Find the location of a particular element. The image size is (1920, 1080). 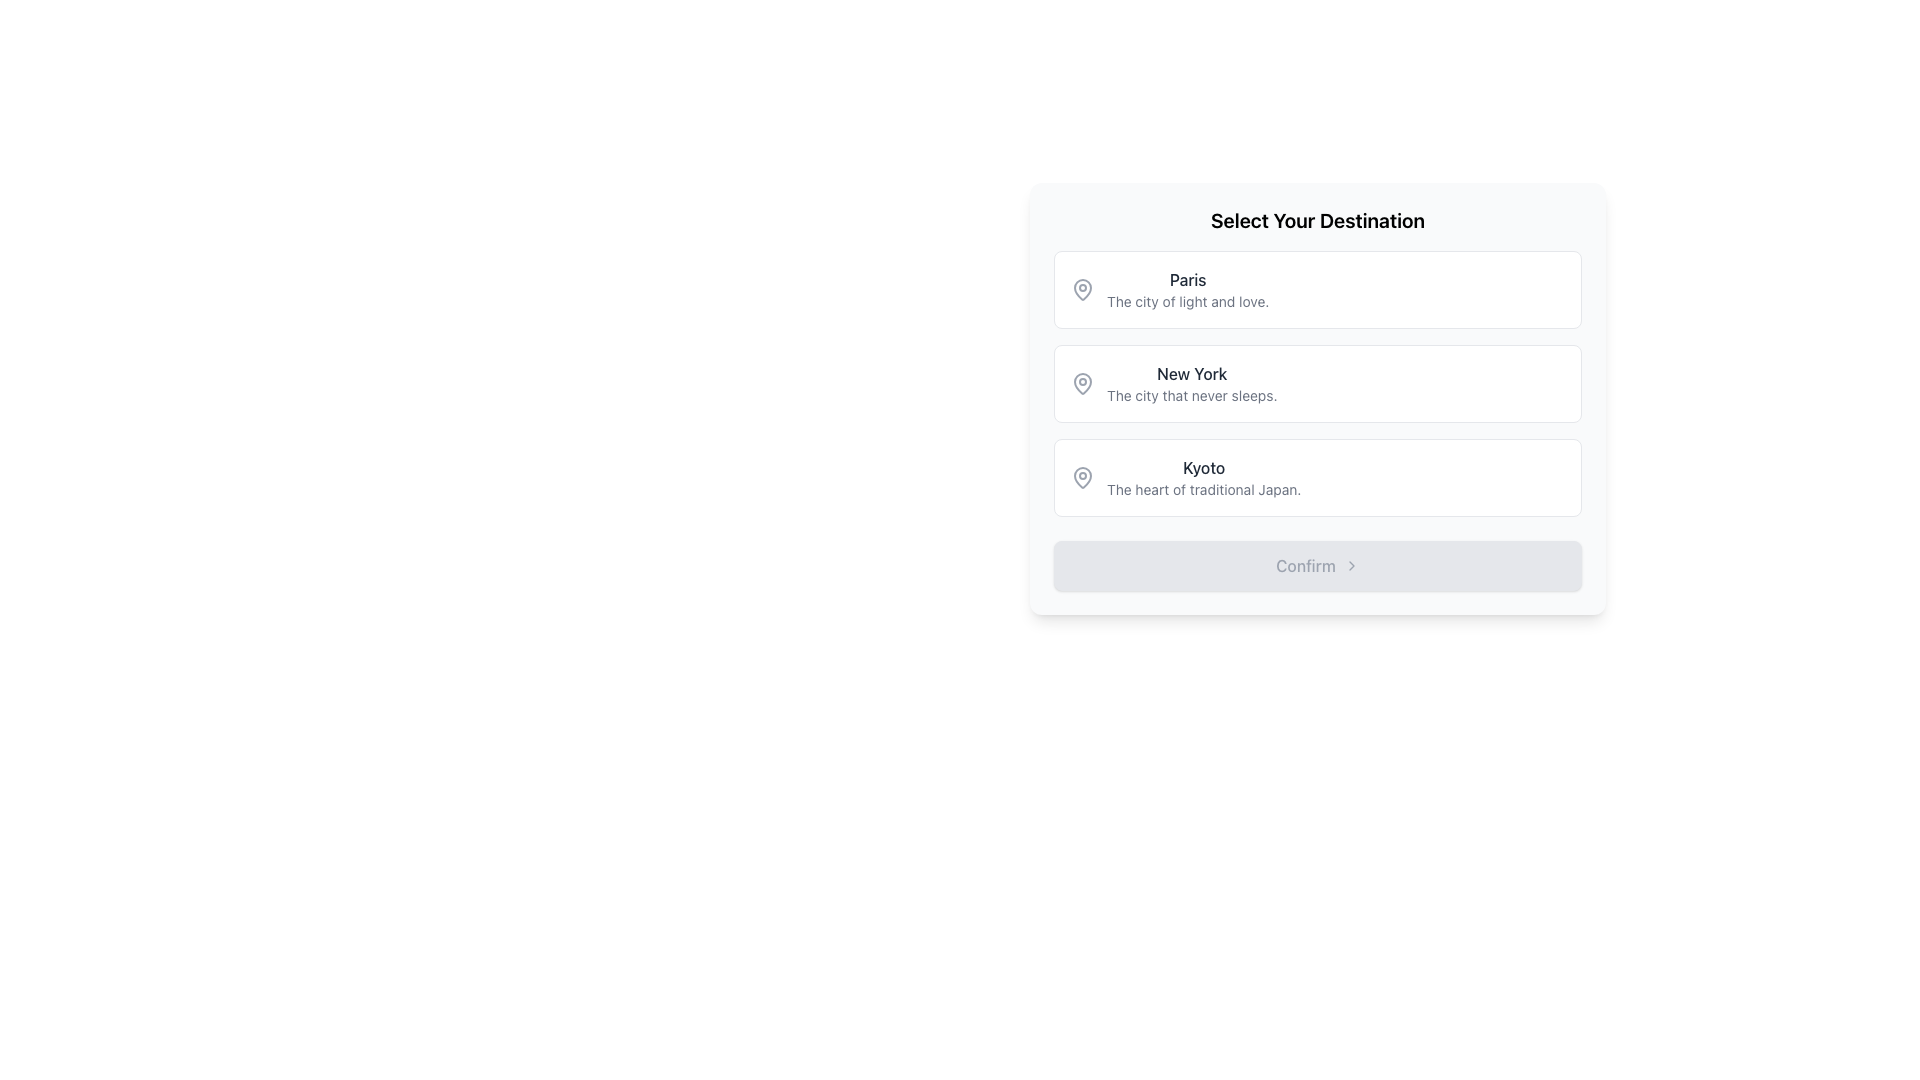

the text label displaying 'New York', which is the second item in a vertical list of city names in the 'Select Your Destination' section is located at coordinates (1192, 374).